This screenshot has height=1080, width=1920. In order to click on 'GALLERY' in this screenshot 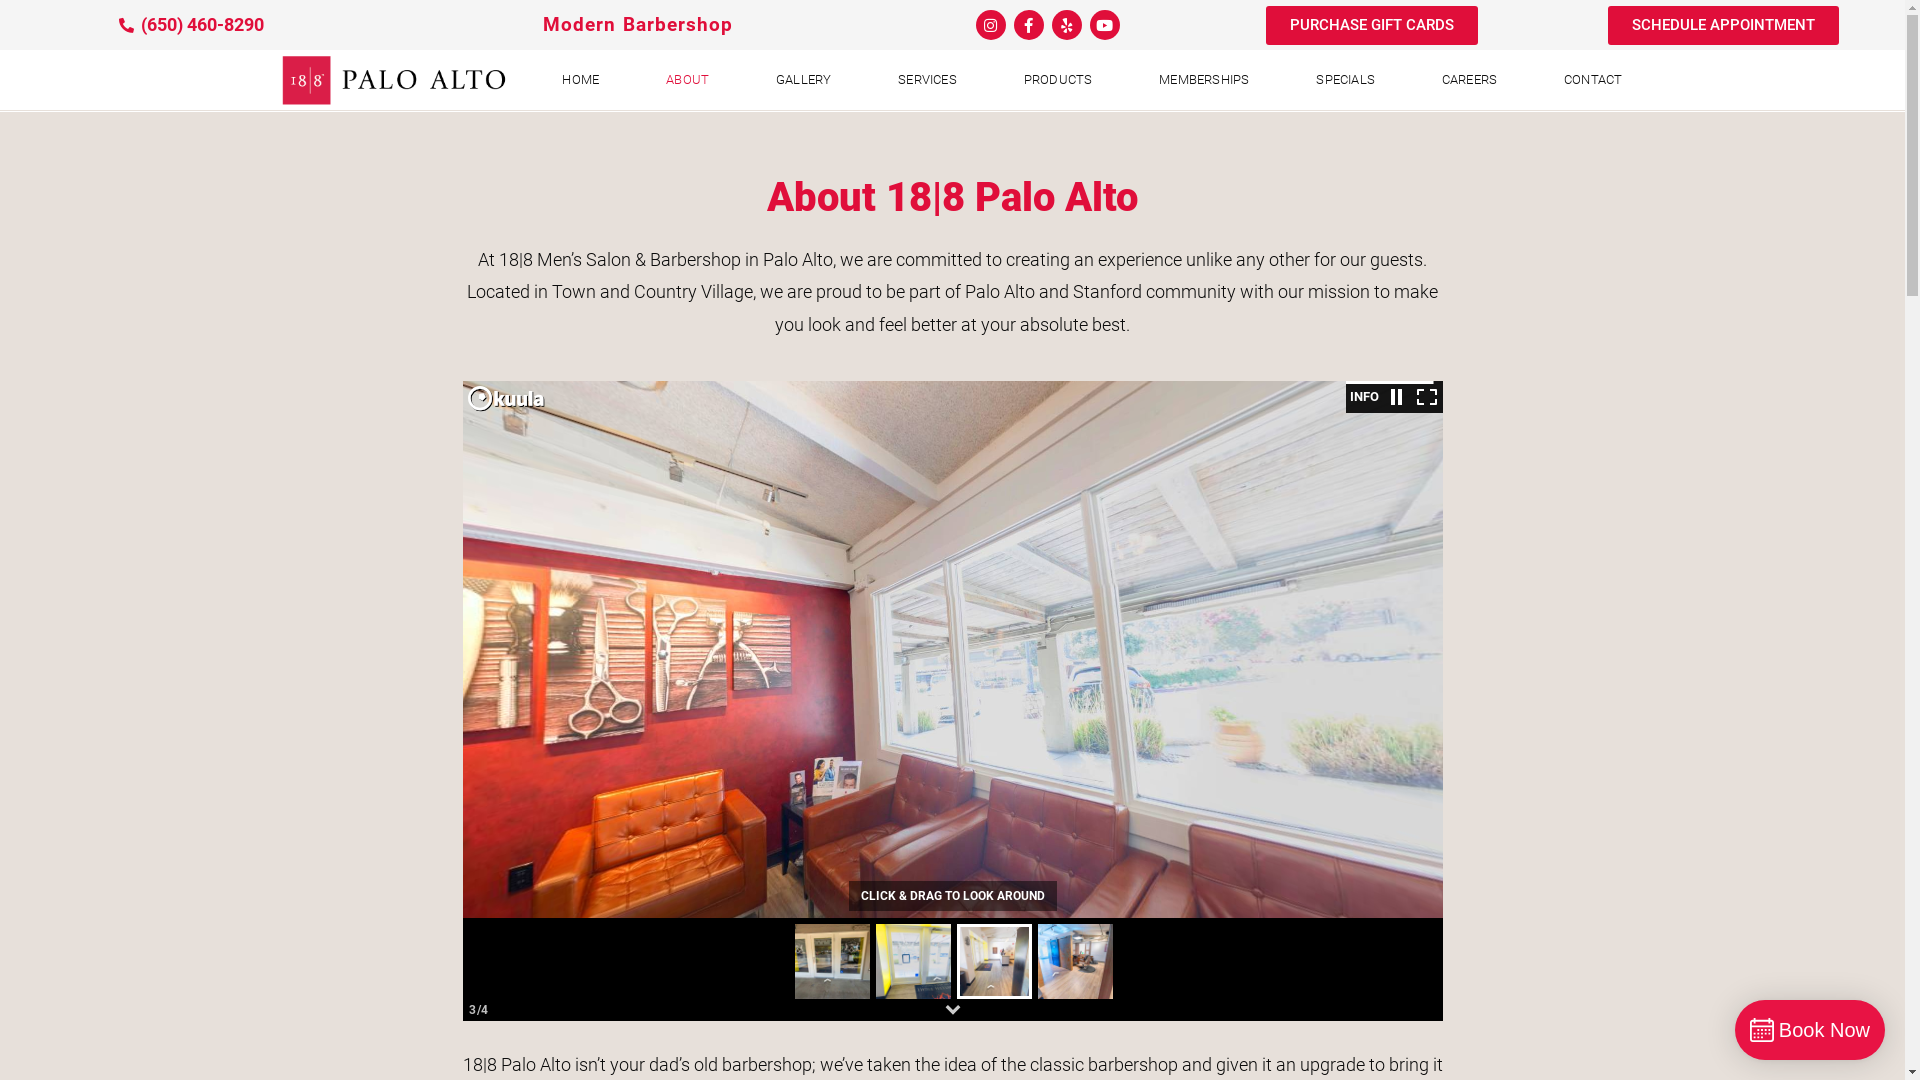, I will do `click(744, 79)`.